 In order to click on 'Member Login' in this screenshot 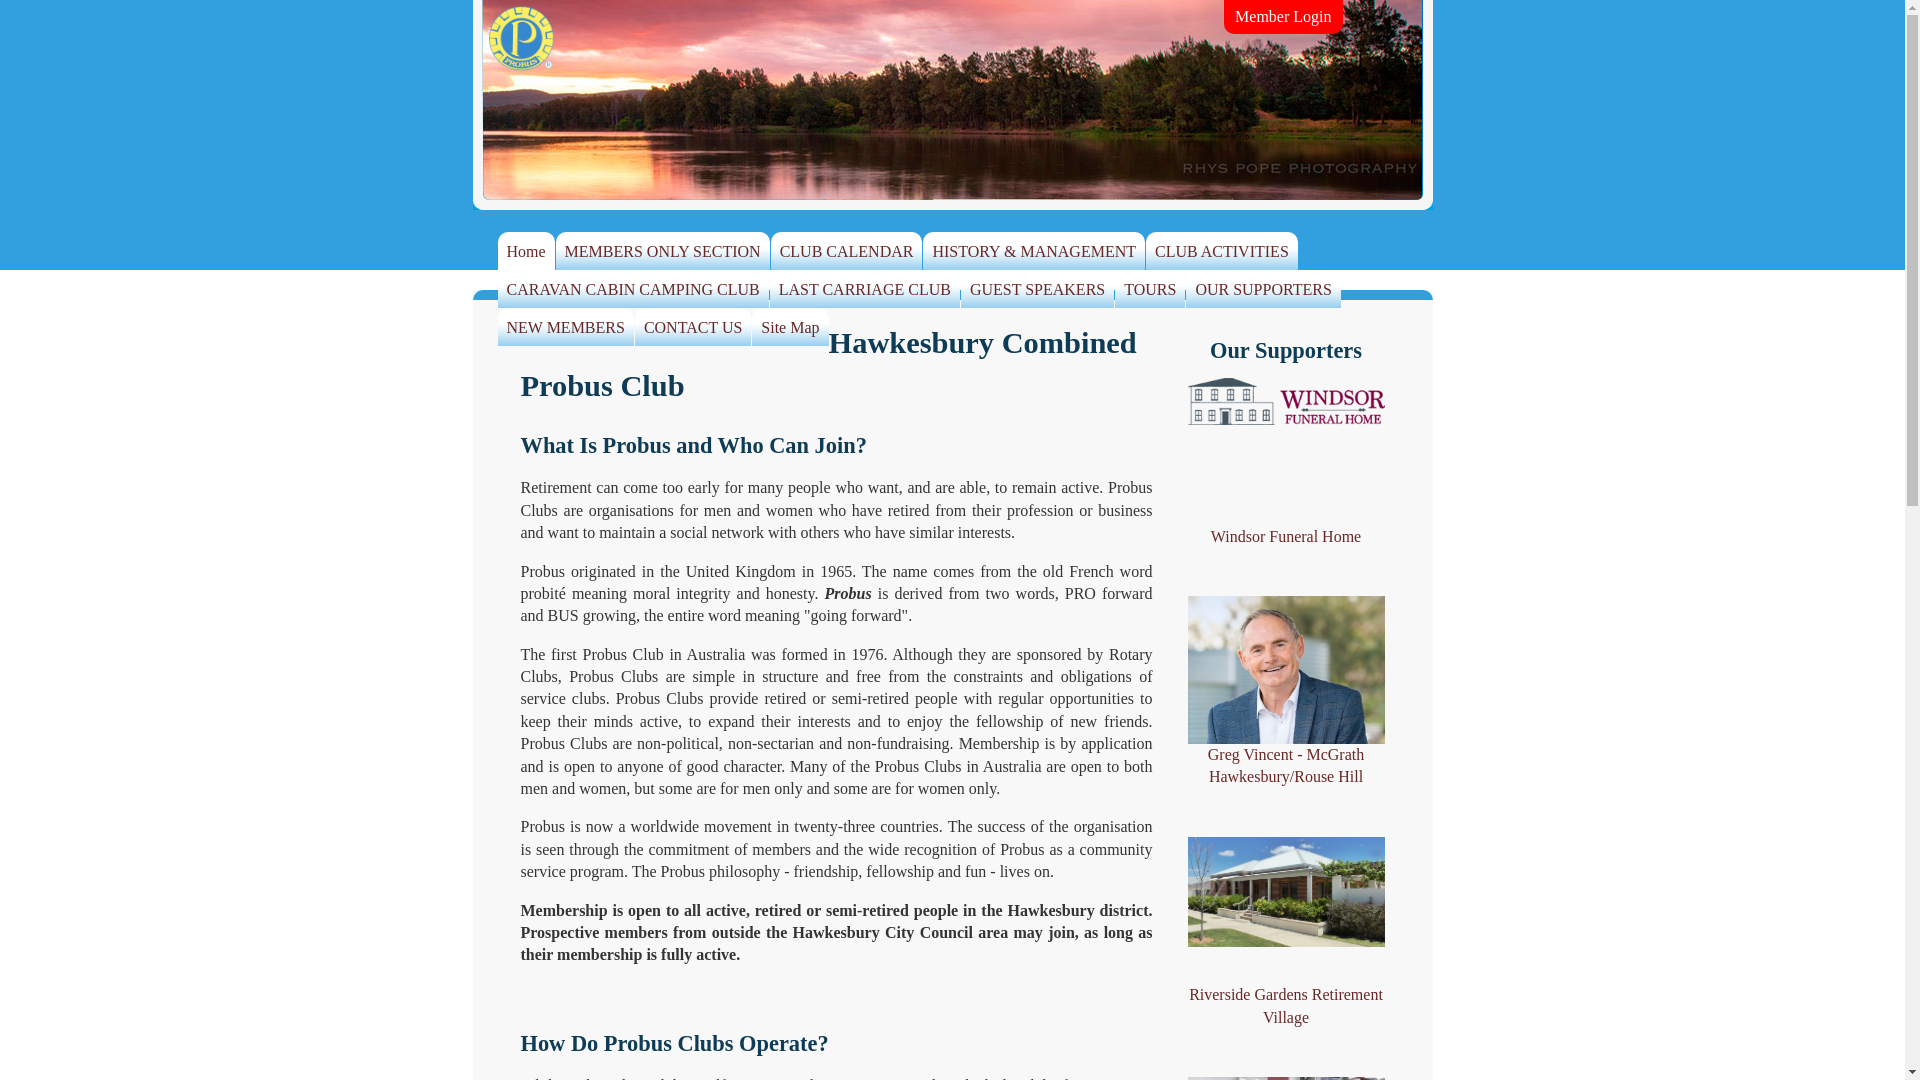, I will do `click(1282, 16)`.